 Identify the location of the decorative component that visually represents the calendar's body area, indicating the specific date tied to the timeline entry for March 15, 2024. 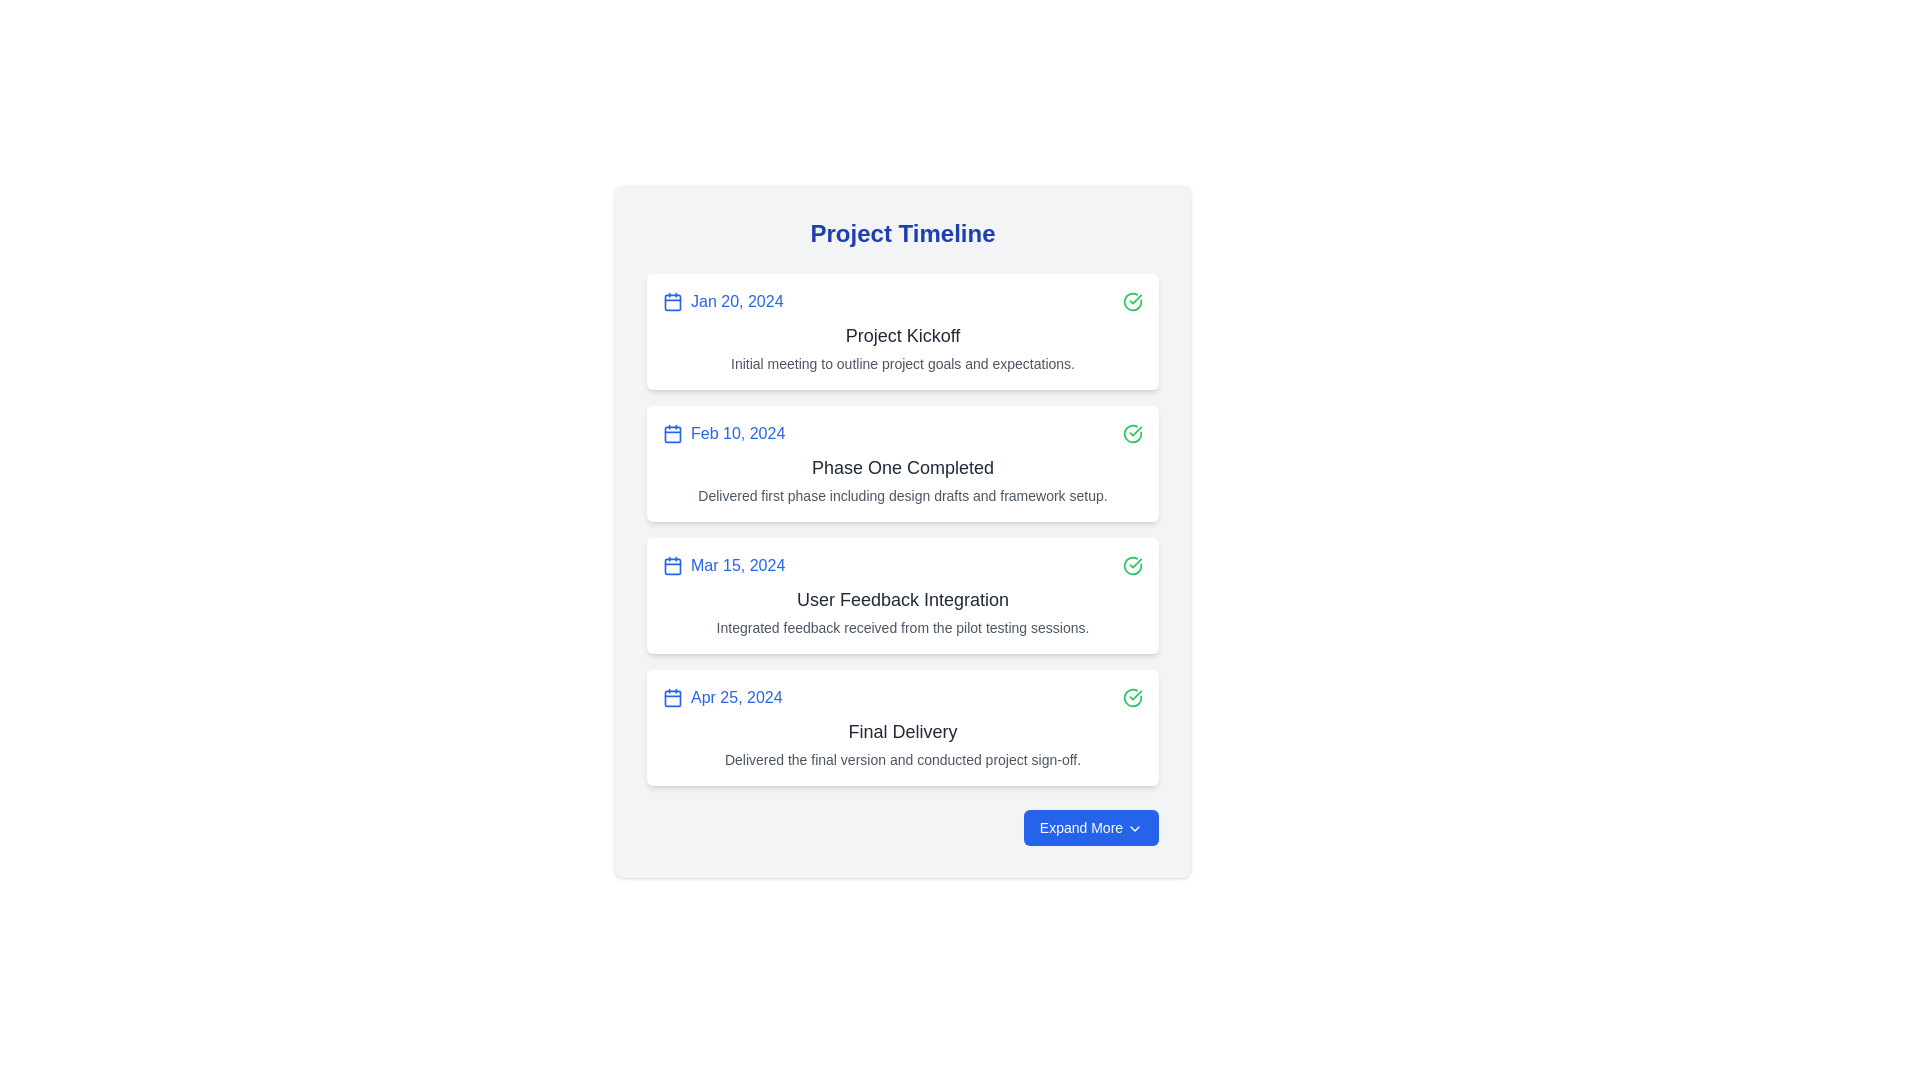
(672, 566).